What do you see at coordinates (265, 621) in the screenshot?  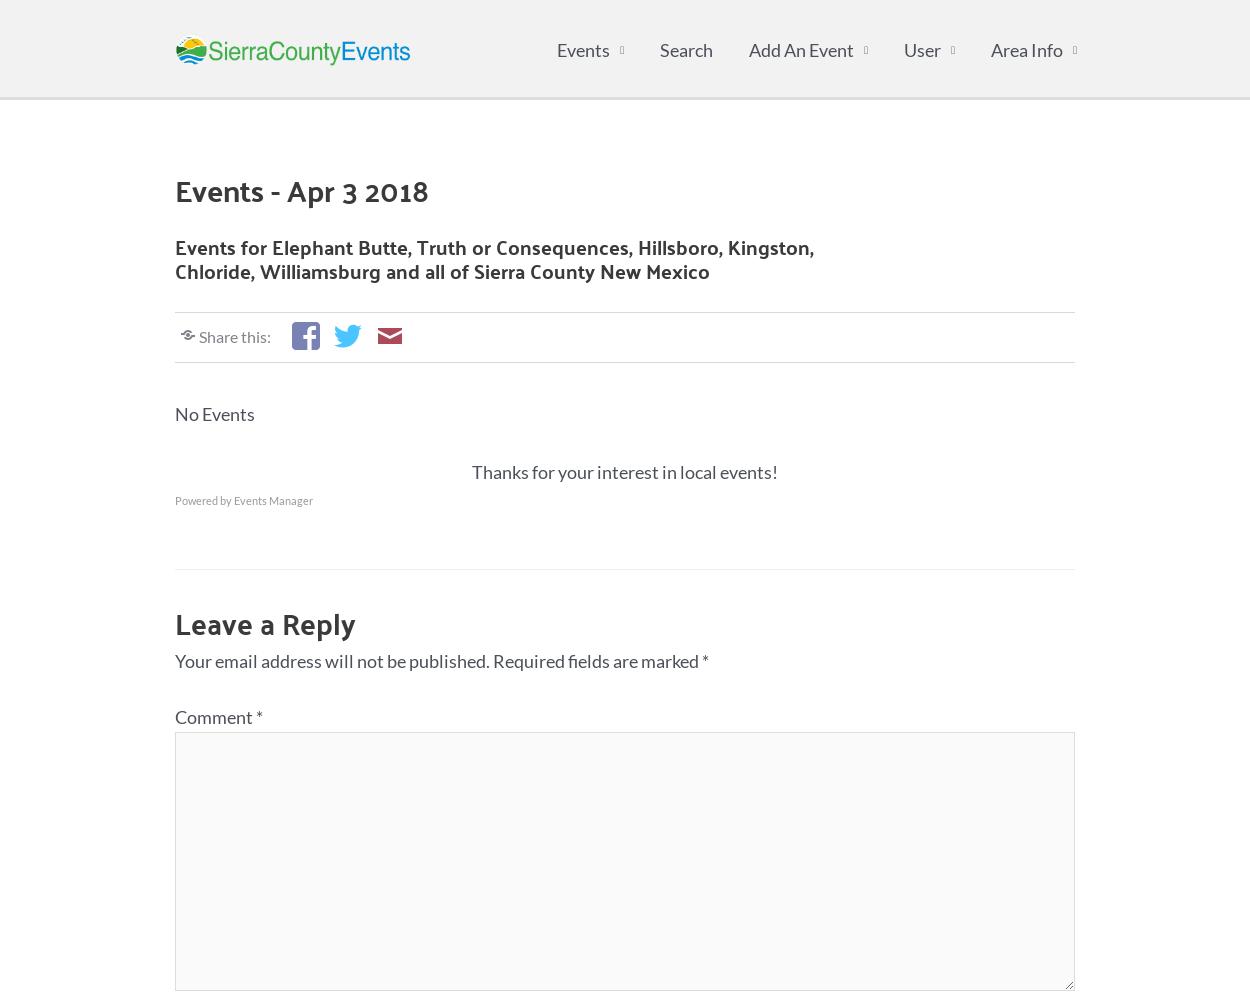 I see `'Leave a Reply'` at bounding box center [265, 621].